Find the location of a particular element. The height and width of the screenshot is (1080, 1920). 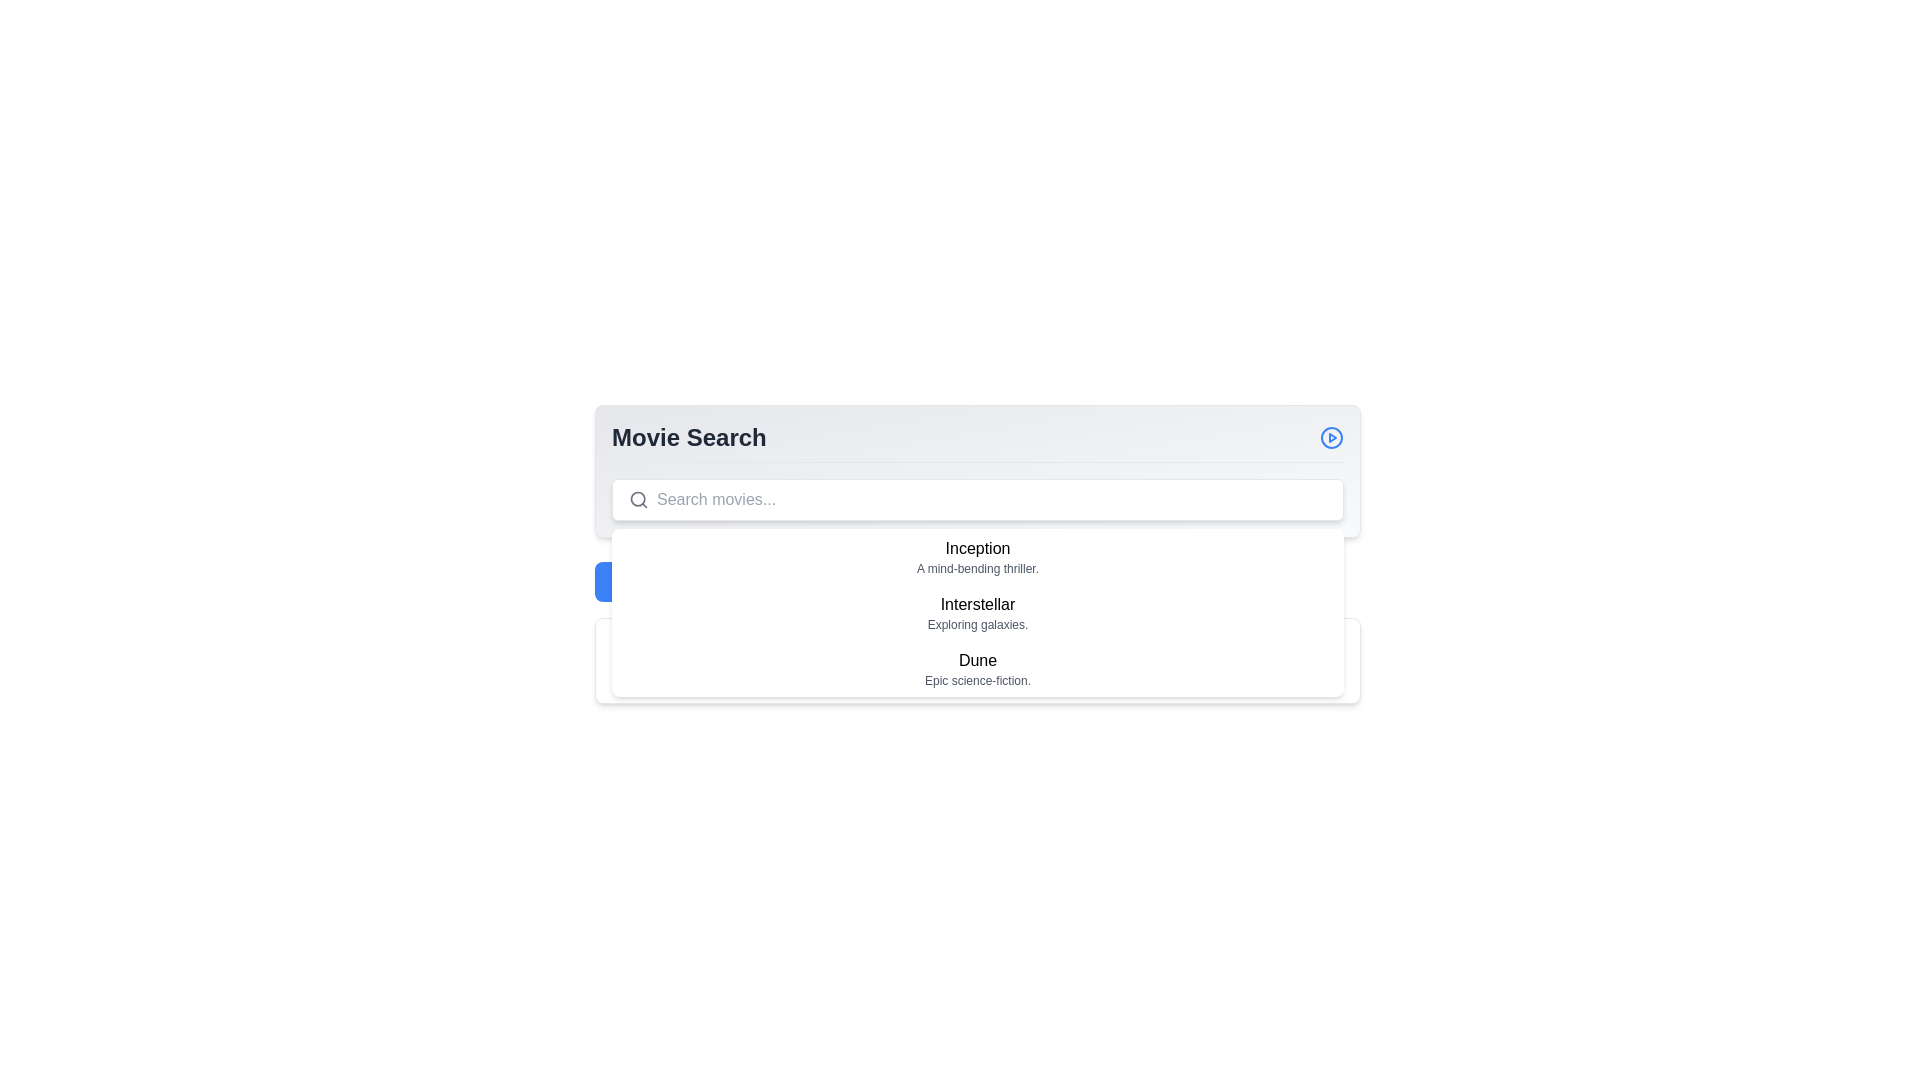

the static display text element that provides a brief description for the movie 'Dune', located in the dropdown menu as the last entry beneath the title is located at coordinates (978, 680).